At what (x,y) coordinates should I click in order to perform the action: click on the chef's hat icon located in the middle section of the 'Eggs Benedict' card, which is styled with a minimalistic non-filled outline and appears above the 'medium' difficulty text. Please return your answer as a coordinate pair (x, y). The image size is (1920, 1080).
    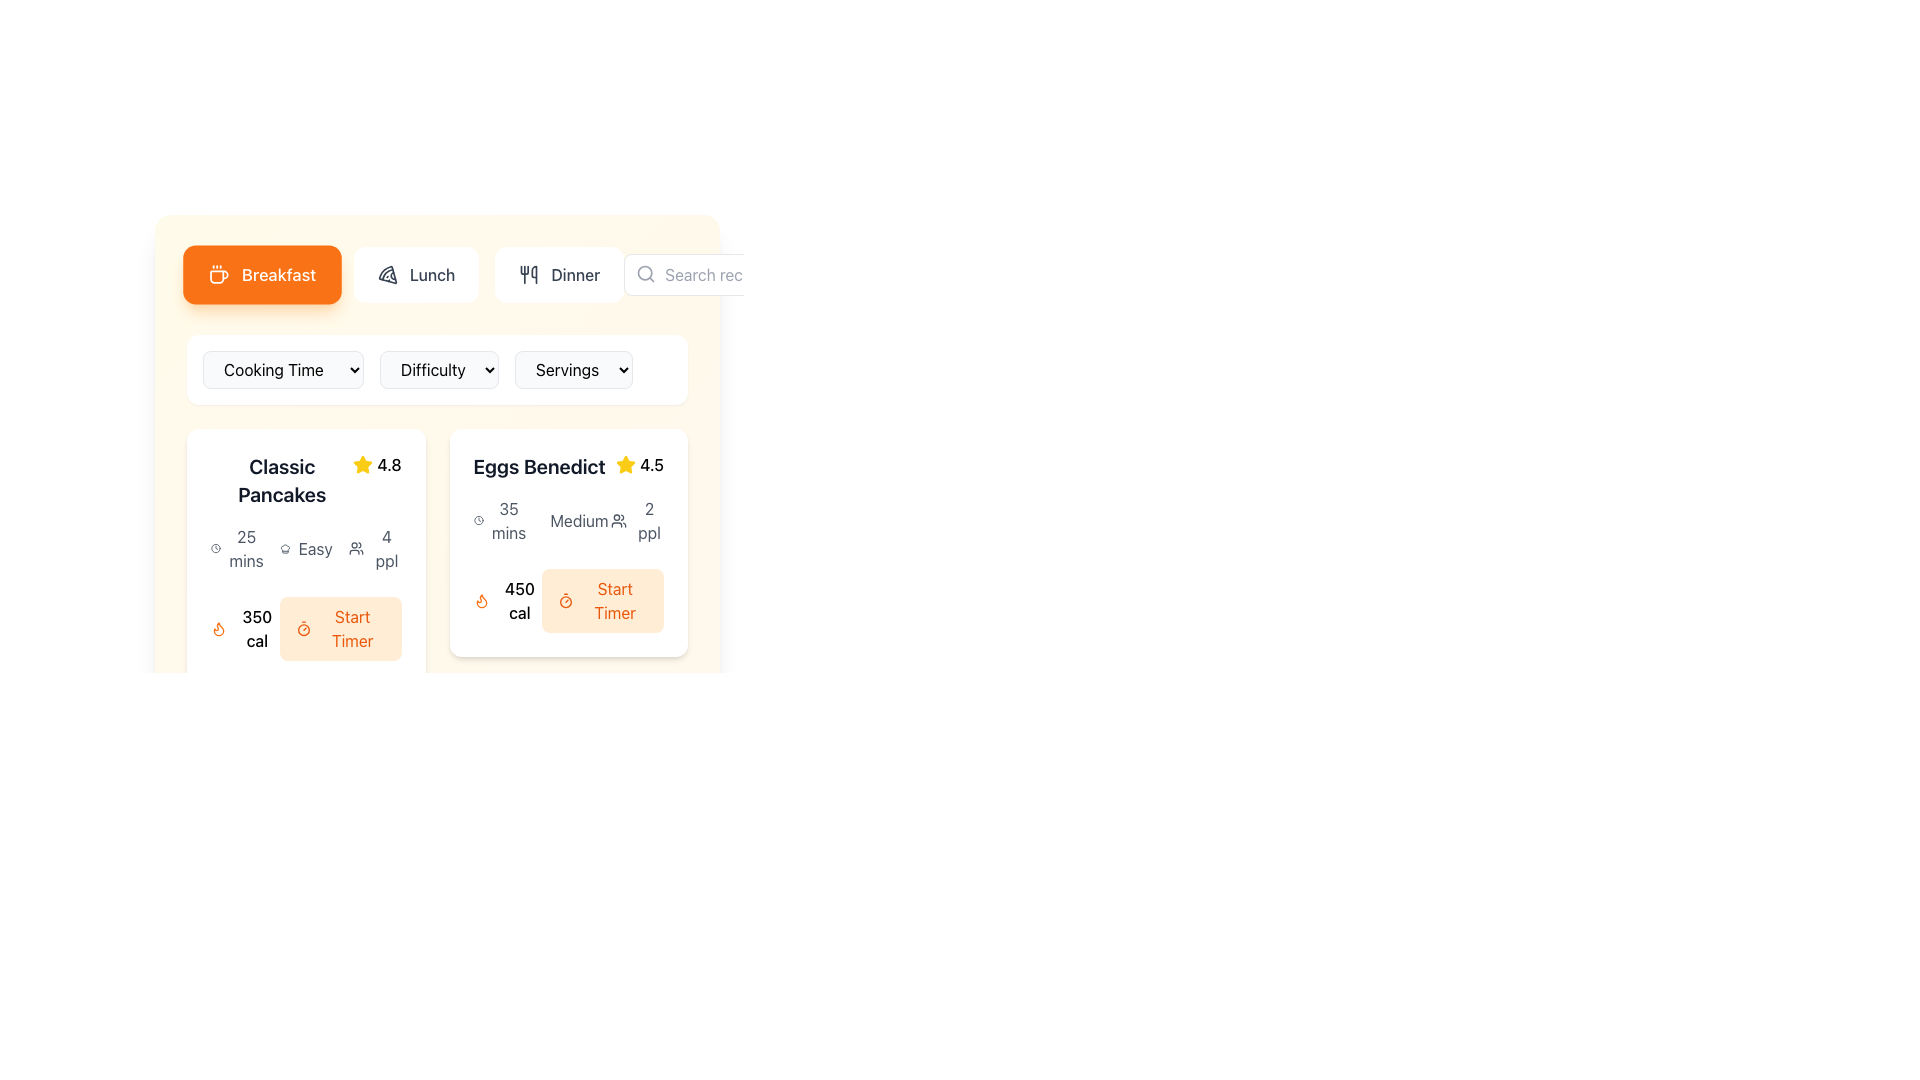
    Looking at the image, I should click on (554, 522).